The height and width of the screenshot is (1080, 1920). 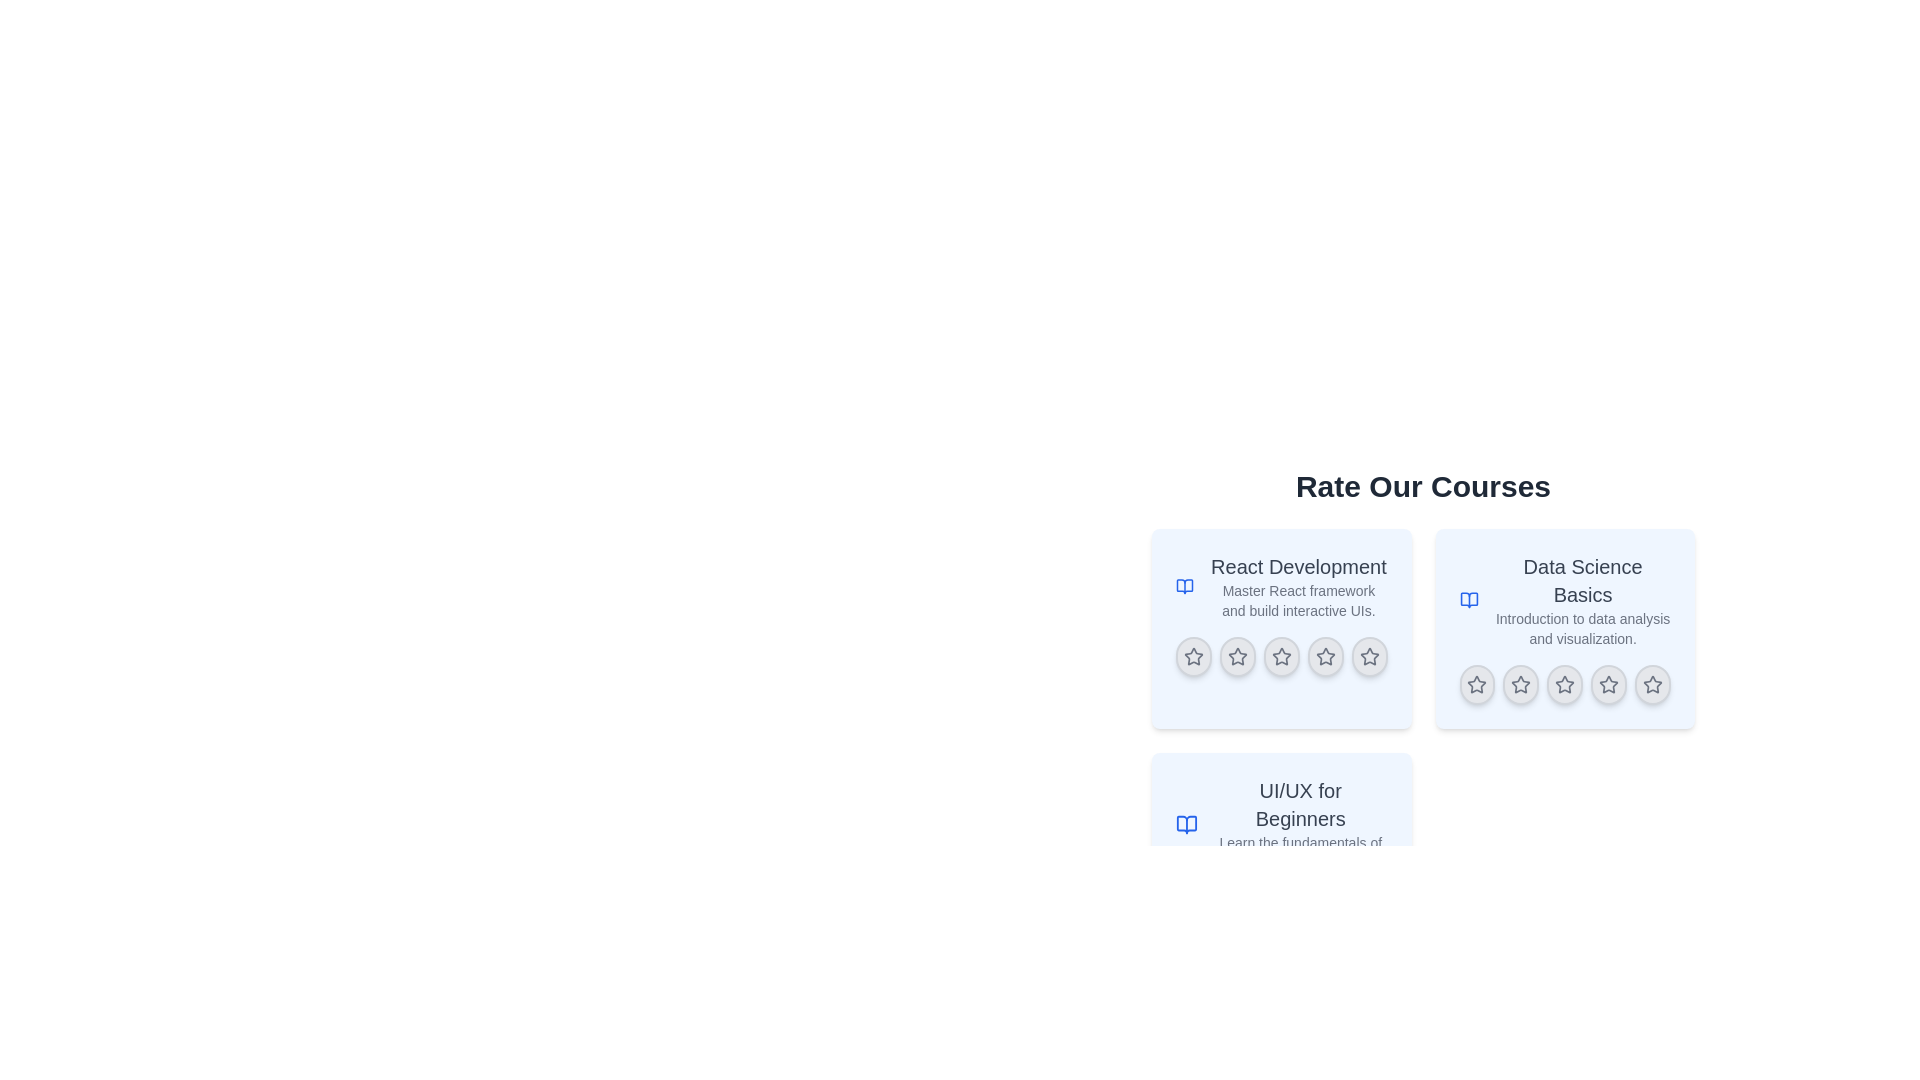 I want to click on the fourth star icon representing the rating option for the 'Data Science Basics' course, so click(x=1609, y=684).